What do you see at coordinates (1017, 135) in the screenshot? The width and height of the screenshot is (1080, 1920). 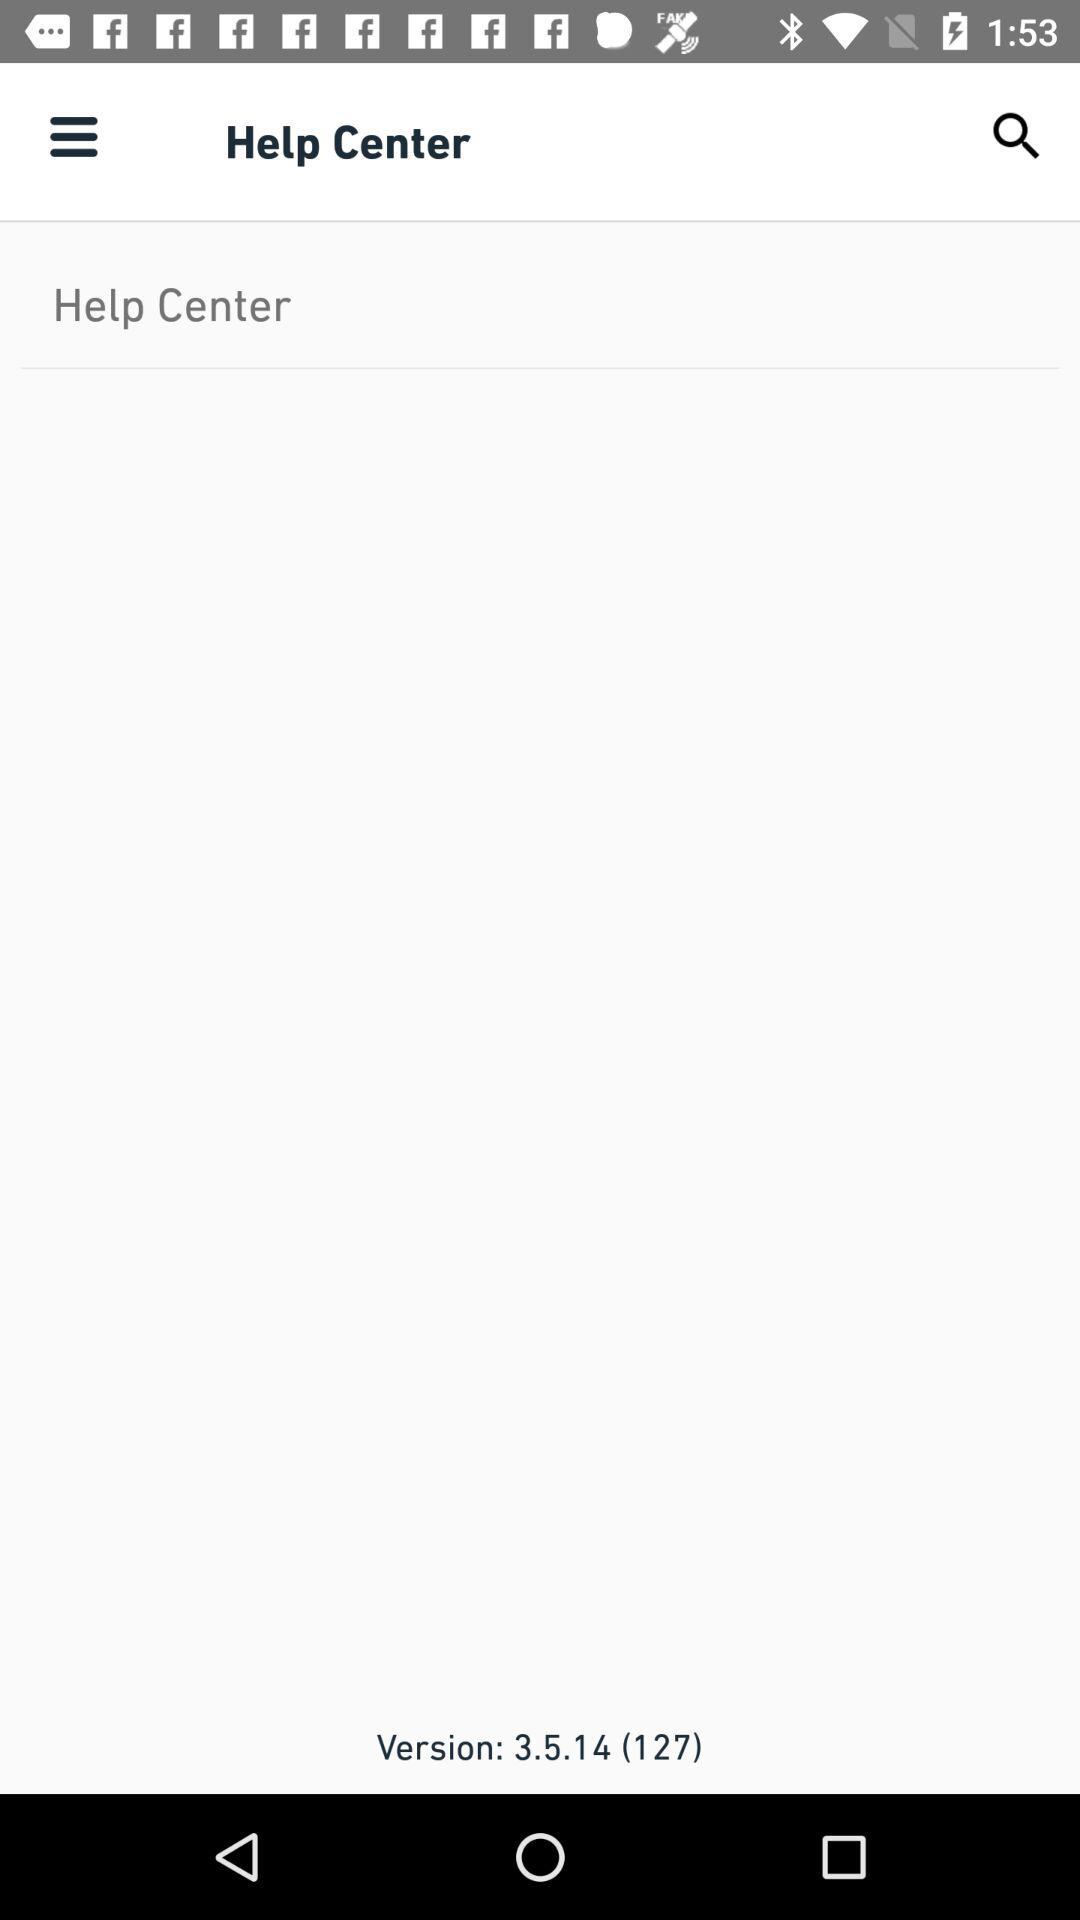 I see `item next to the help center icon` at bounding box center [1017, 135].